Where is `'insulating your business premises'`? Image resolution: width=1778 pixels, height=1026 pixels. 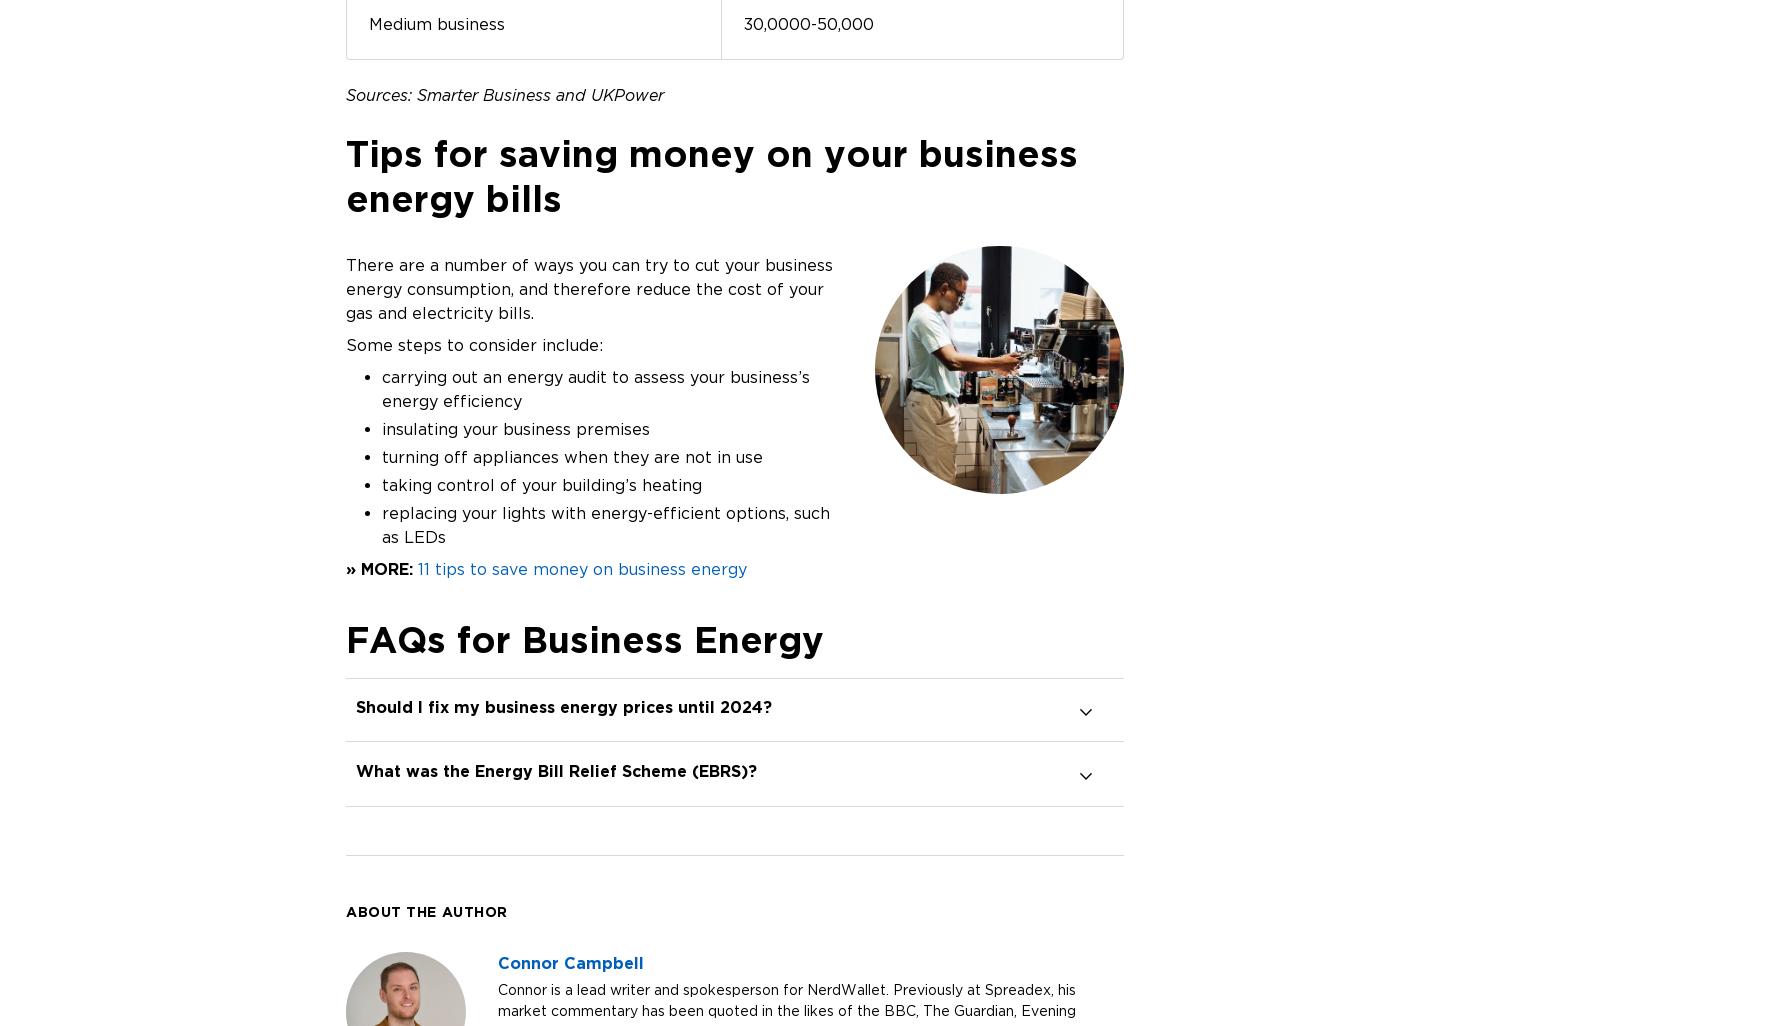
'insulating your business premises' is located at coordinates (515, 428).